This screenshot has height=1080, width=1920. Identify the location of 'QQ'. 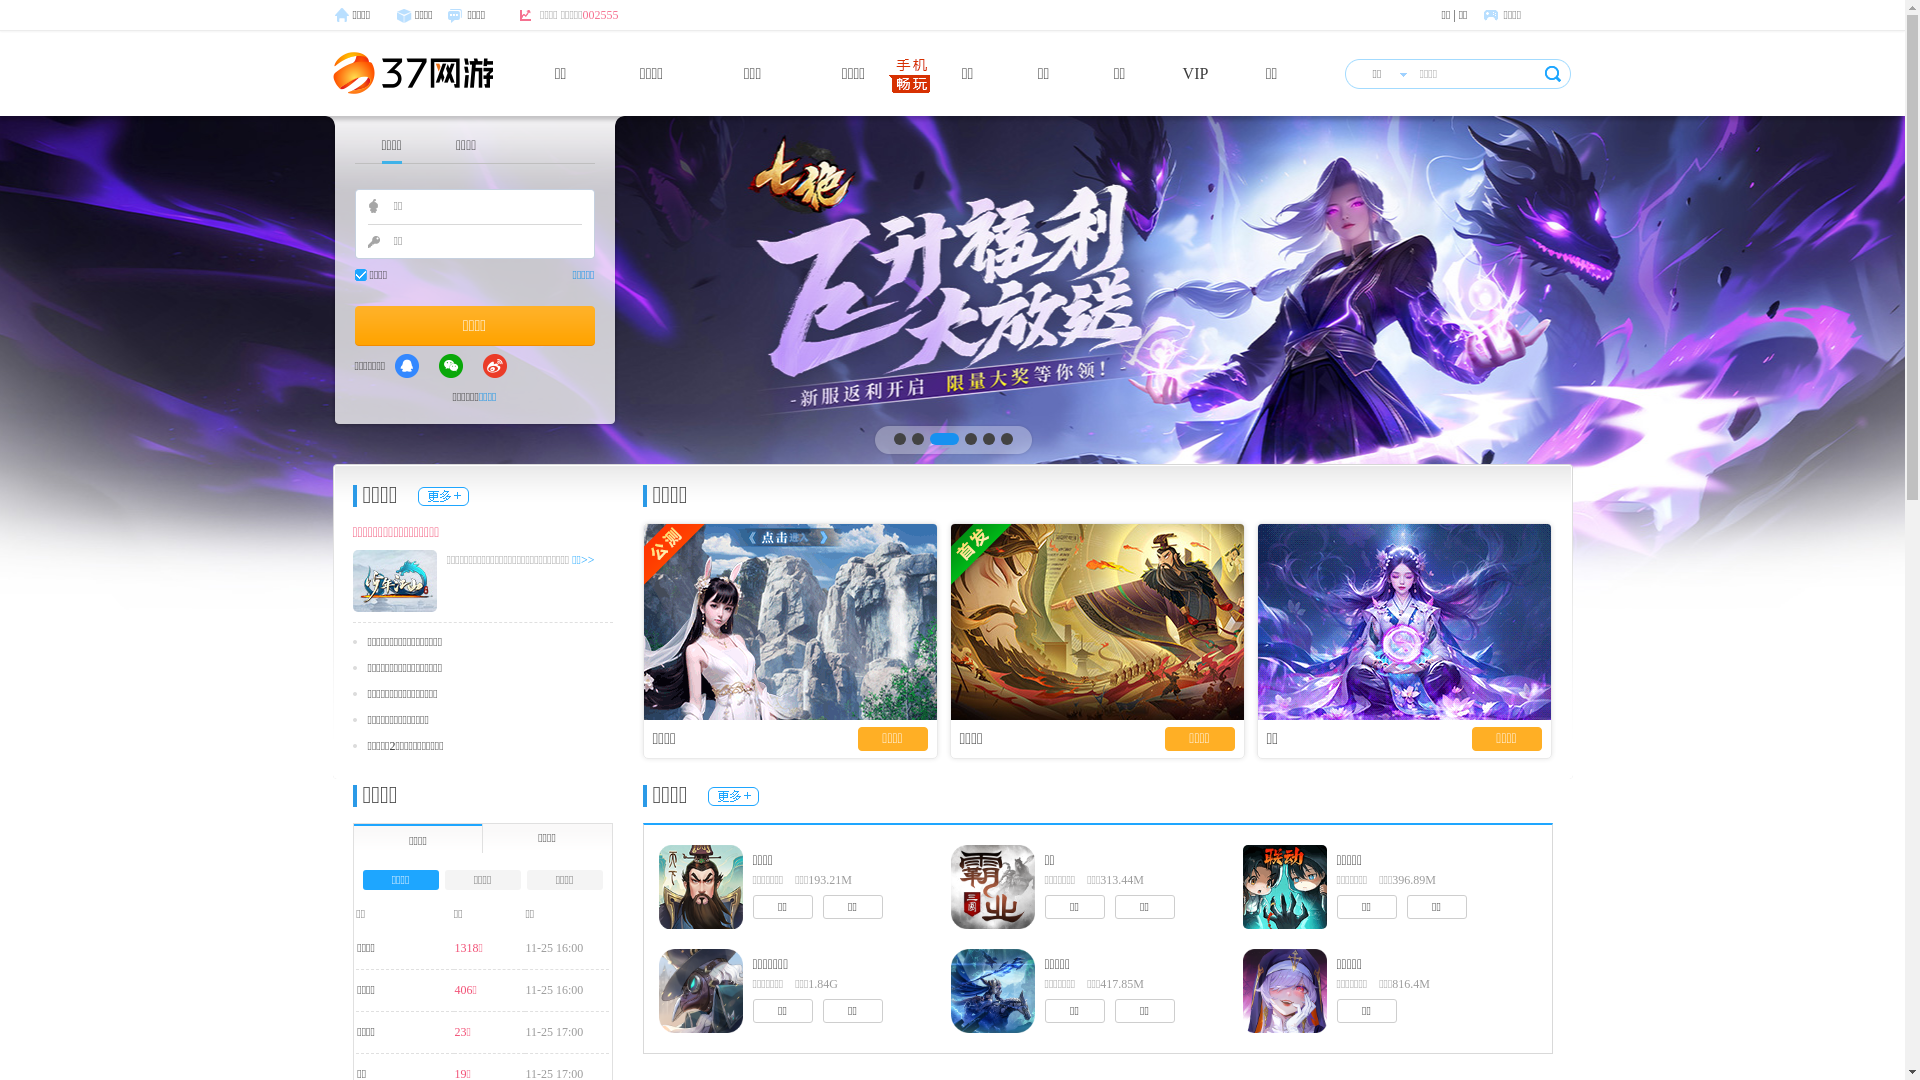
(406, 366).